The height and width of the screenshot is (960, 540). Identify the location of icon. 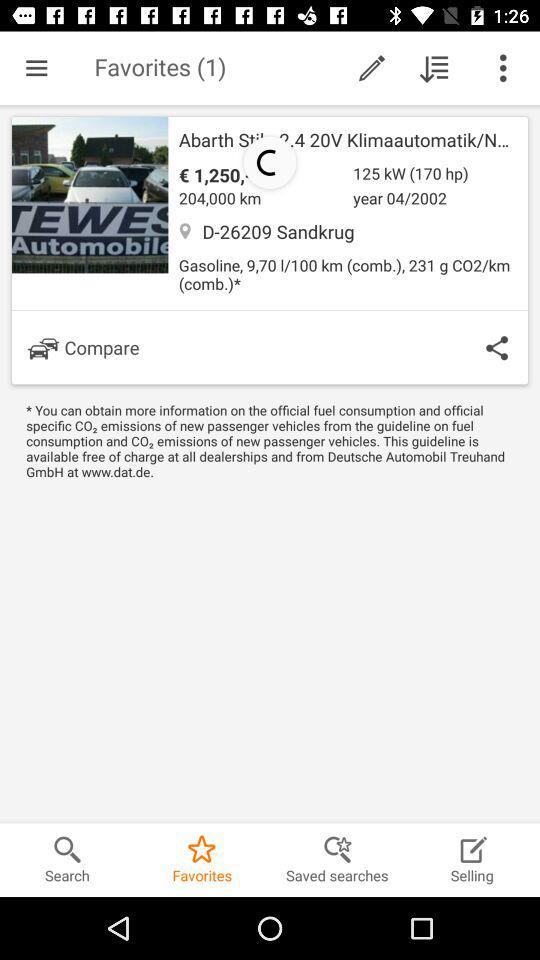
(434, 68).